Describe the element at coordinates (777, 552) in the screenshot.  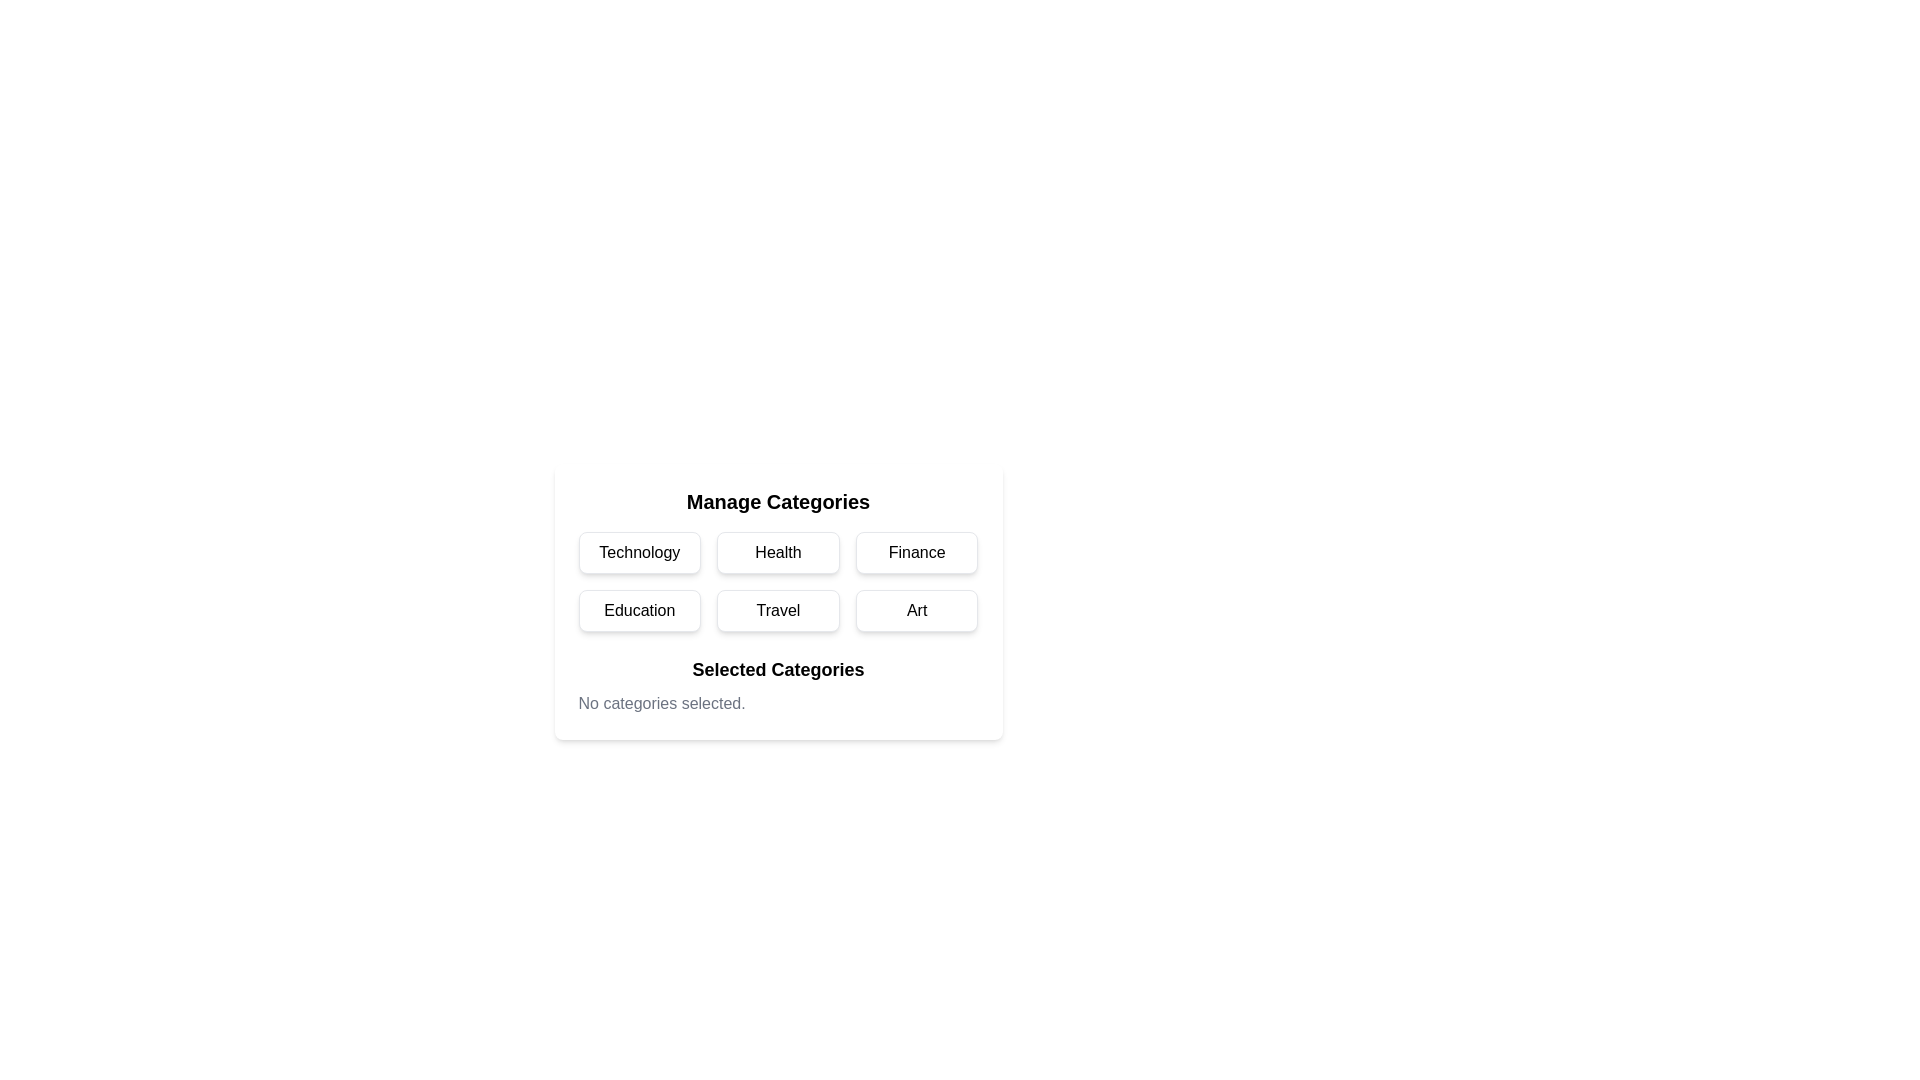
I see `the 'Health' category button to trigger a visual state change` at that location.